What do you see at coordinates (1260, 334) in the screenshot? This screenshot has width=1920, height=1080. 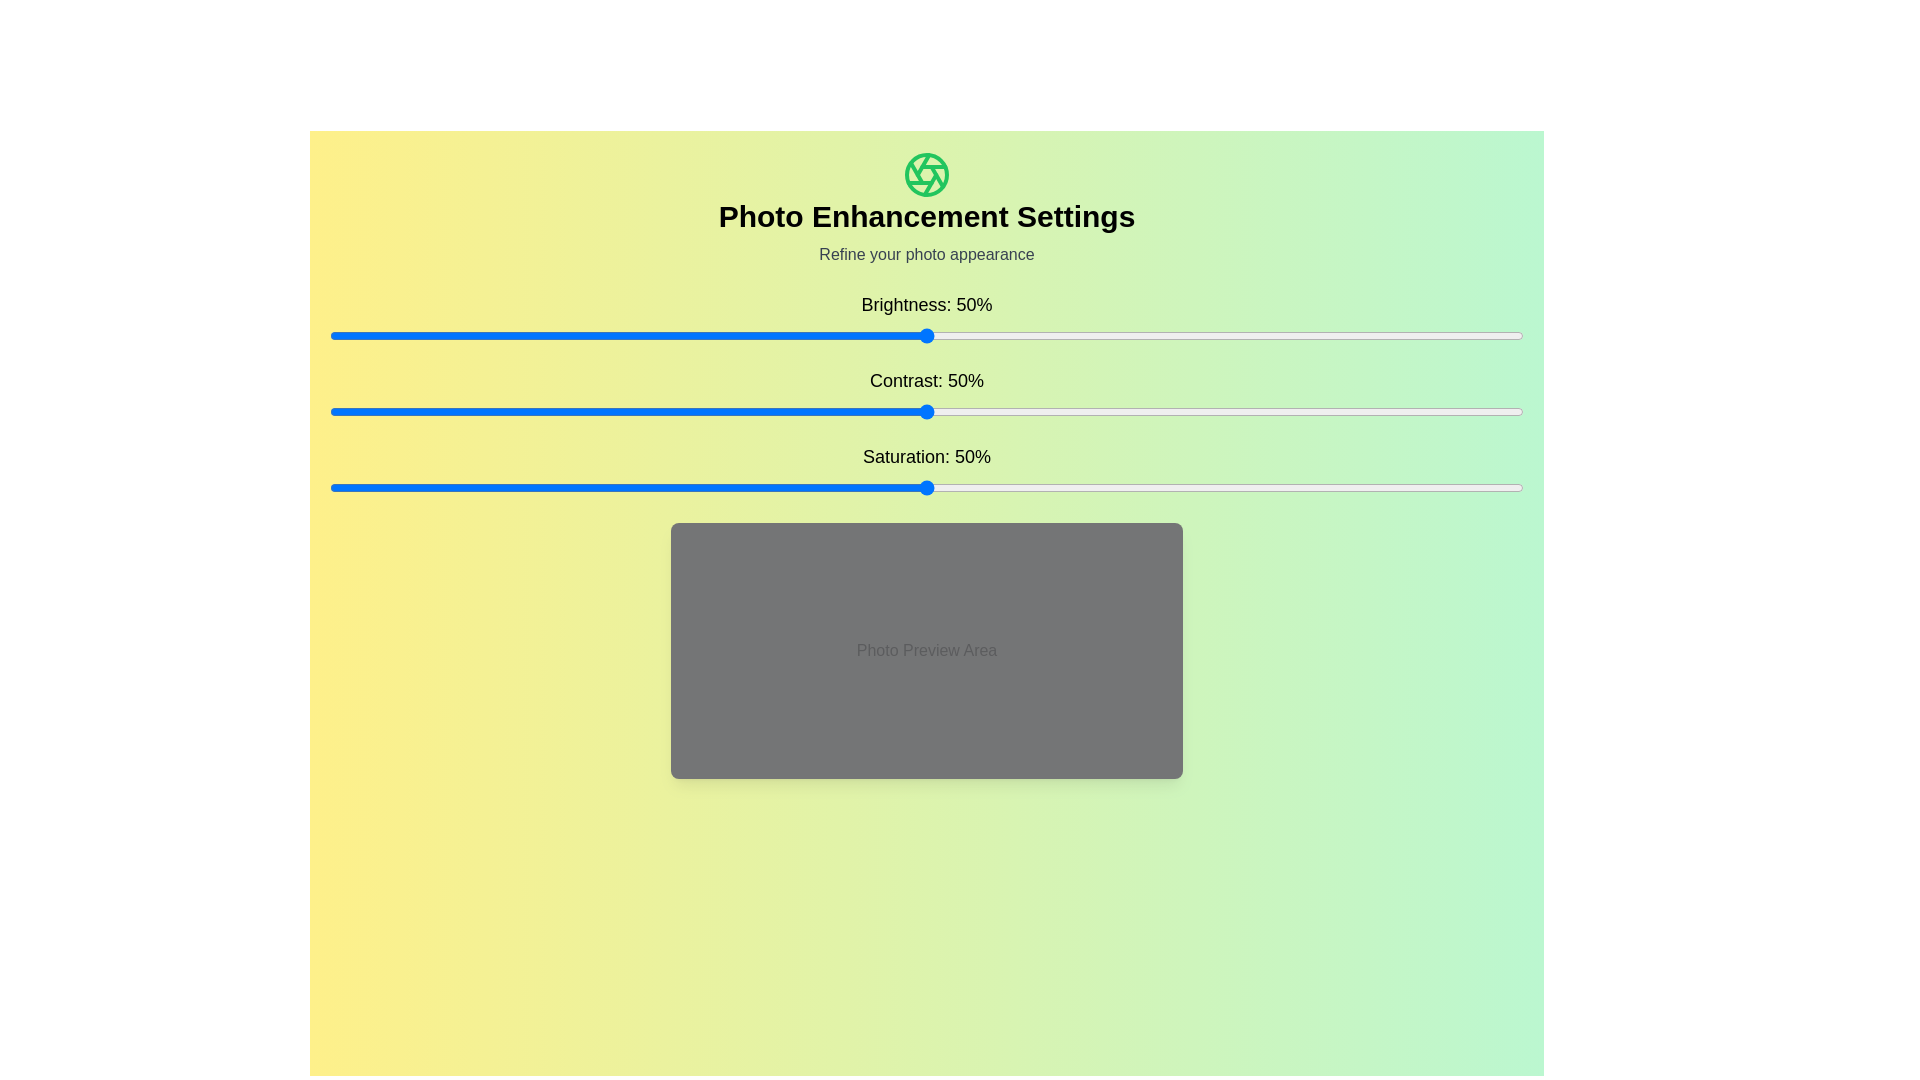 I see `the brightness slider to set the brightness to 78%` at bounding box center [1260, 334].